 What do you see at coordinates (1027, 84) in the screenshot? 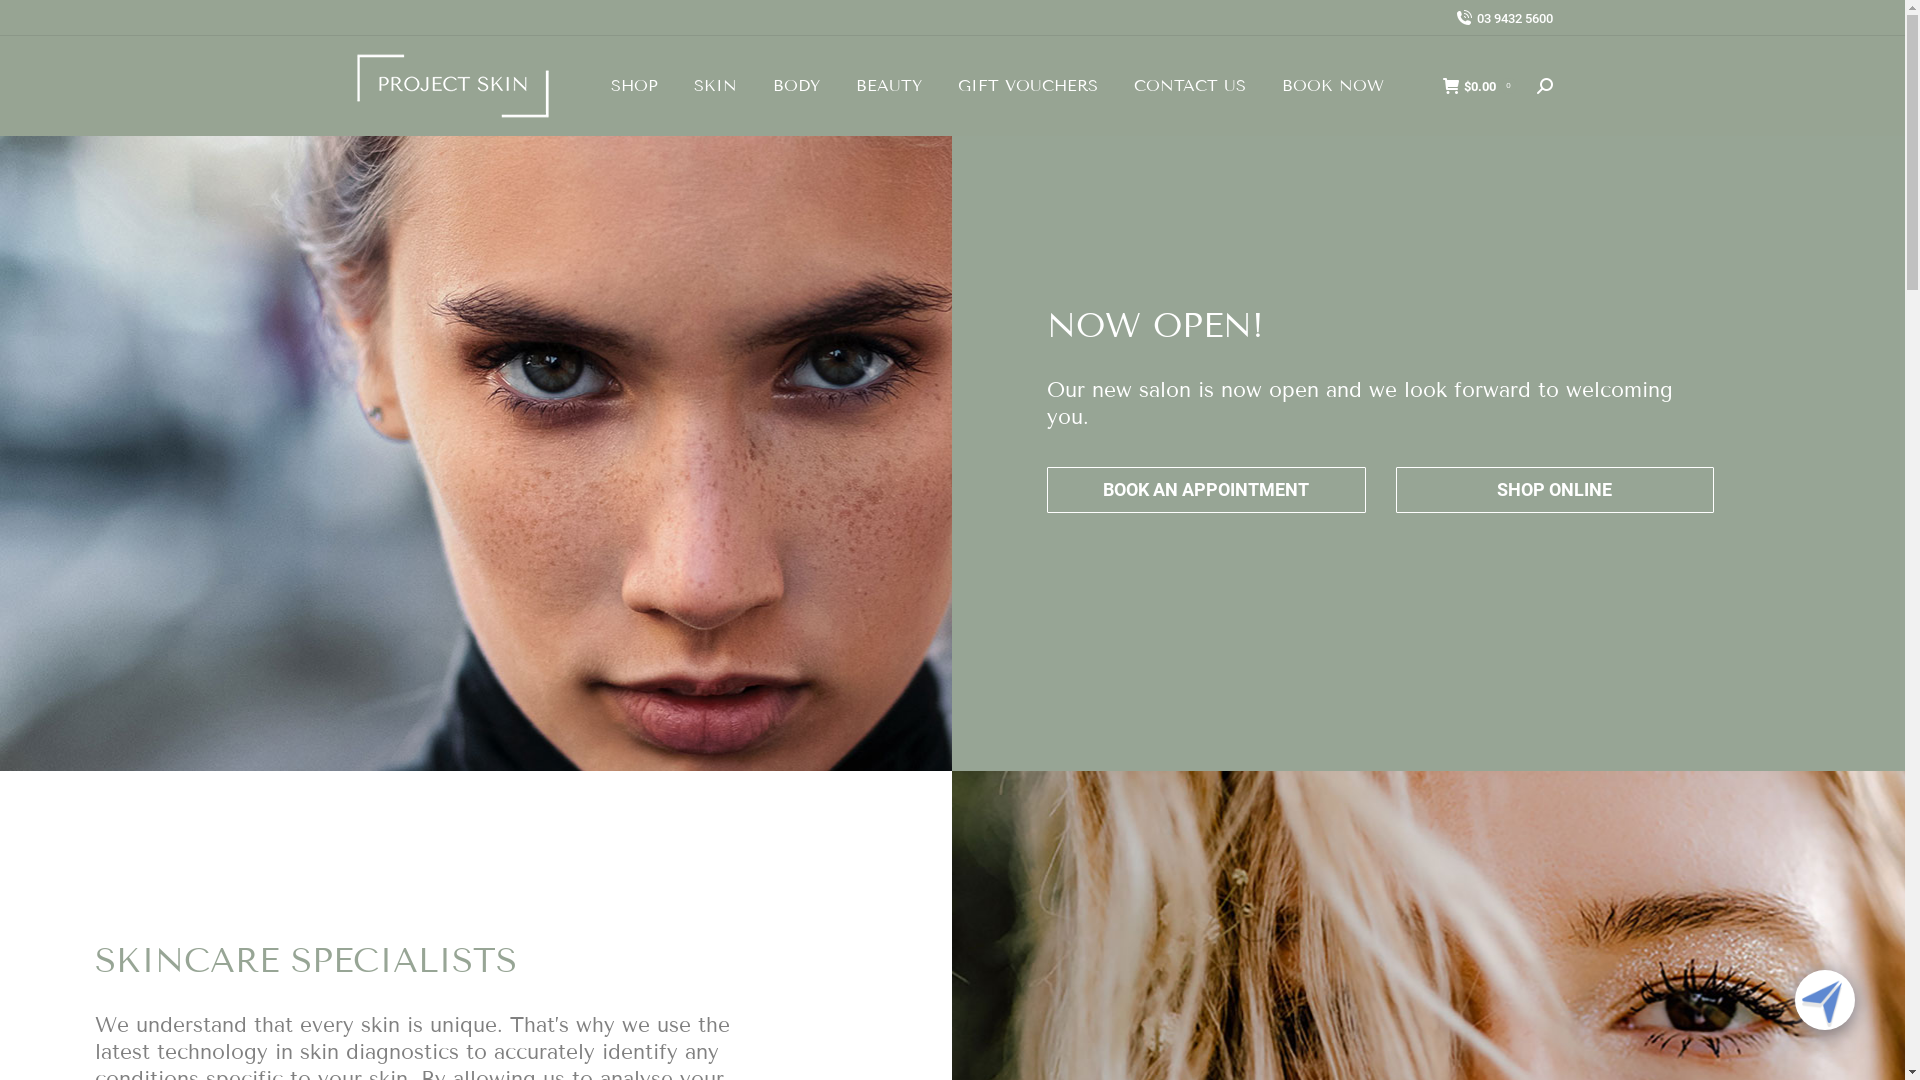
I see `'GIFT VOUCHERS'` at bounding box center [1027, 84].